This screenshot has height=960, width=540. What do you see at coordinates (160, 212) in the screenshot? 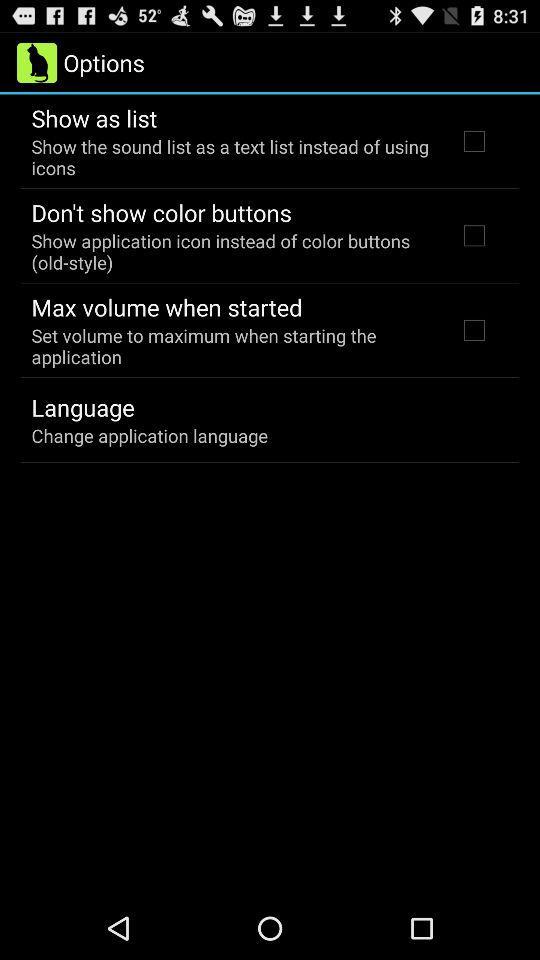
I see `the don t show item` at bounding box center [160, 212].